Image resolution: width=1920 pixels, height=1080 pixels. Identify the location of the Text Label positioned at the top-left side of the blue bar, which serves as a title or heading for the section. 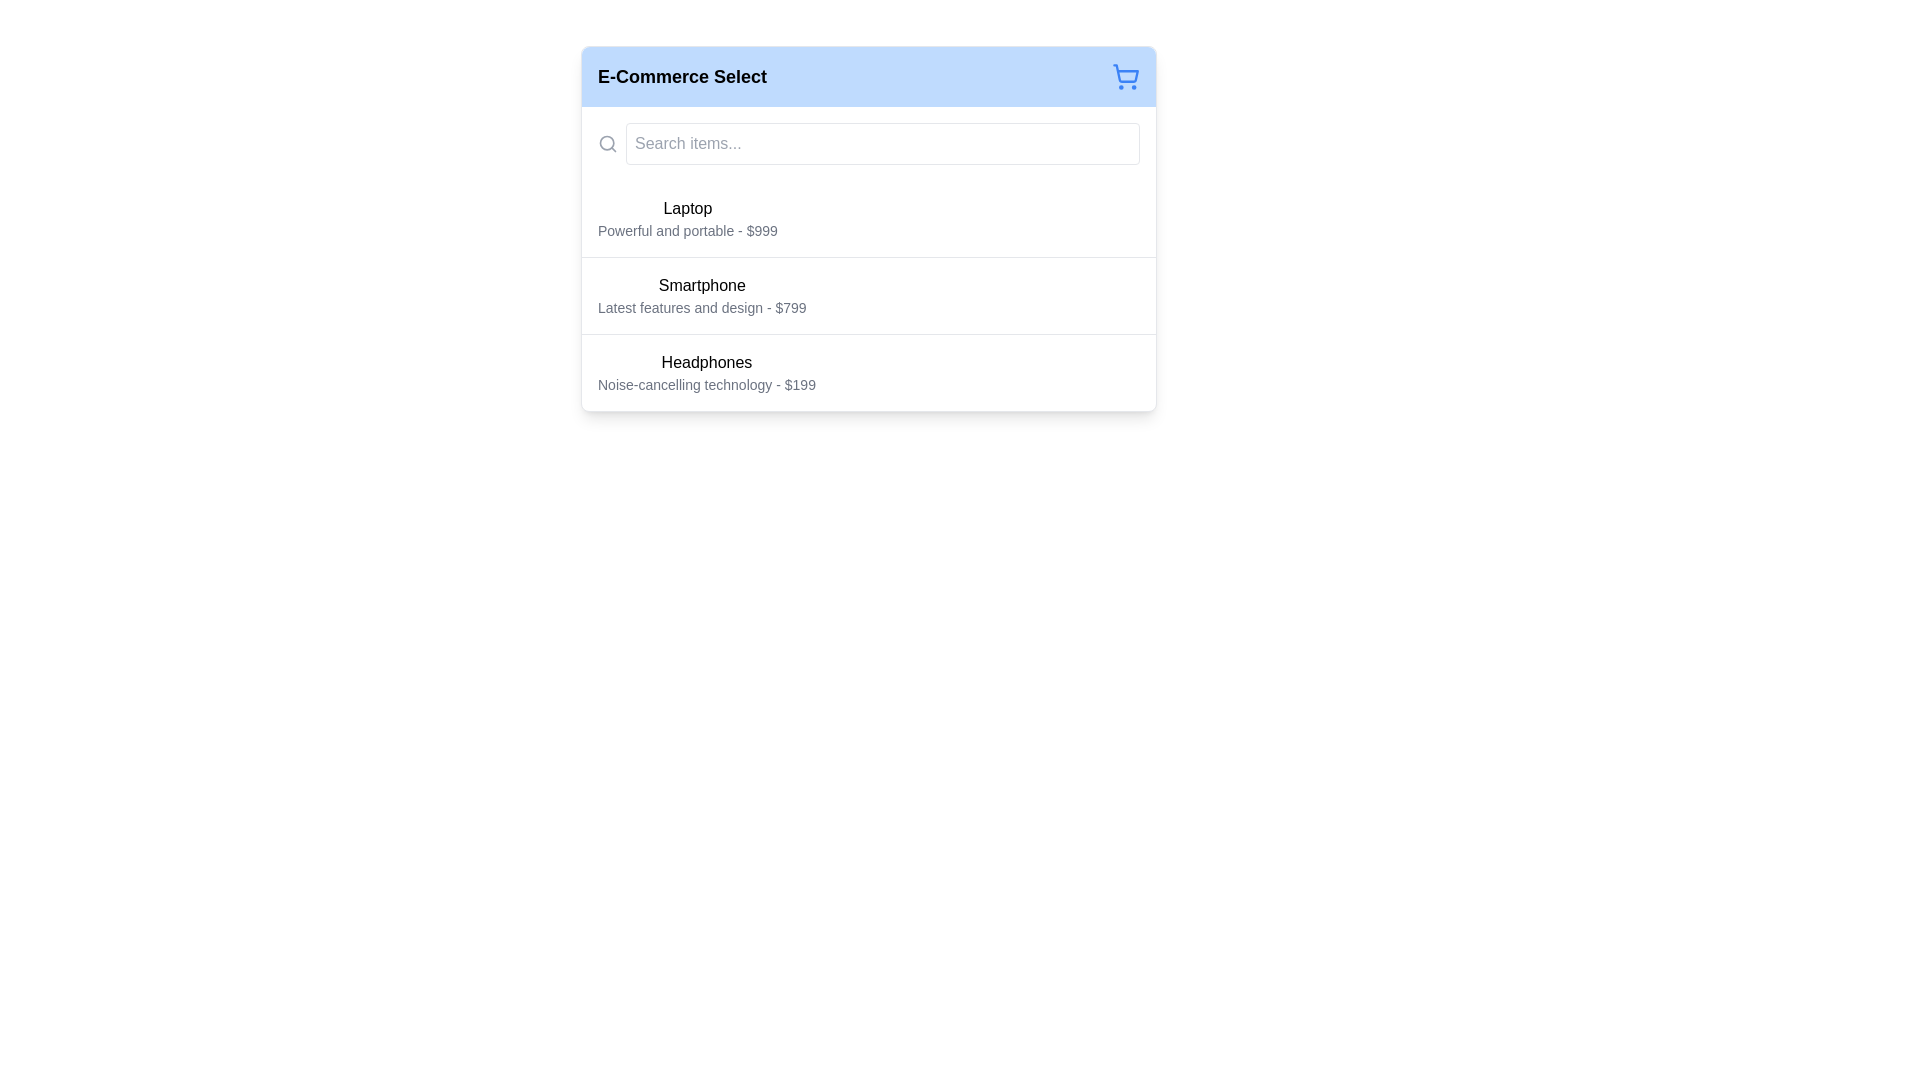
(682, 76).